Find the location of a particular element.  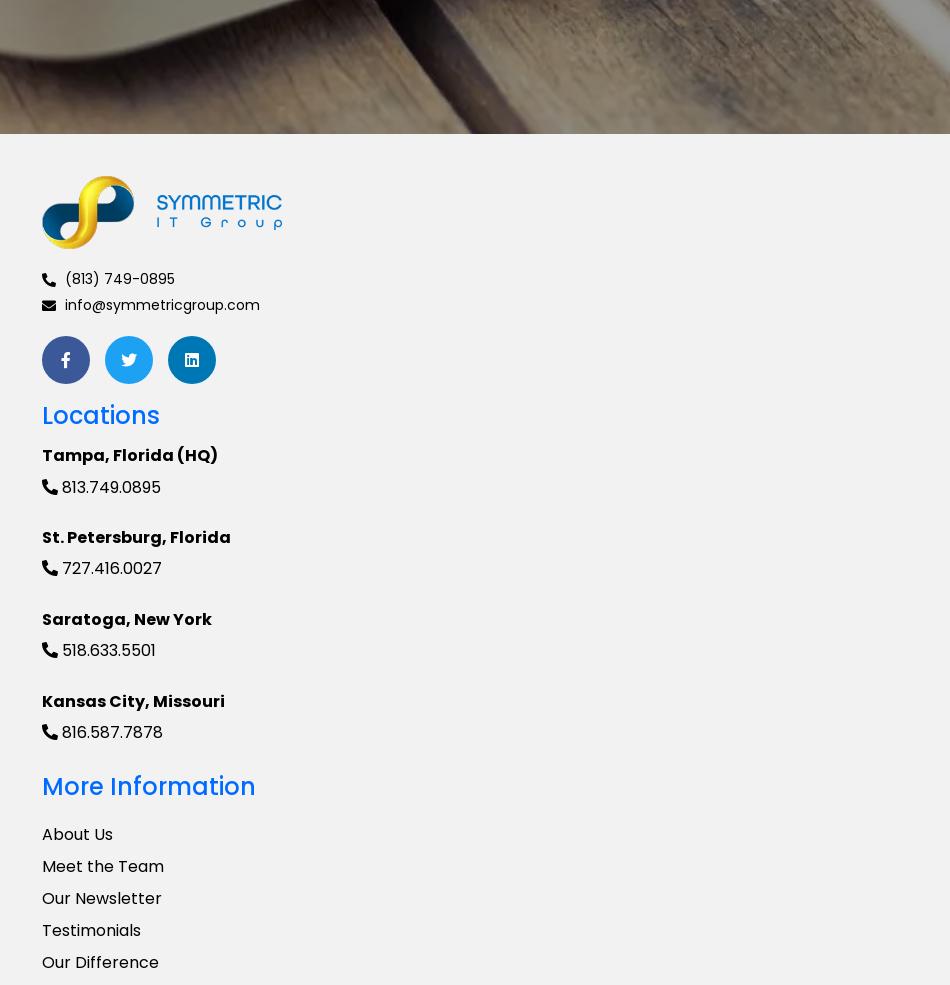

'Meet the Team' is located at coordinates (102, 865).